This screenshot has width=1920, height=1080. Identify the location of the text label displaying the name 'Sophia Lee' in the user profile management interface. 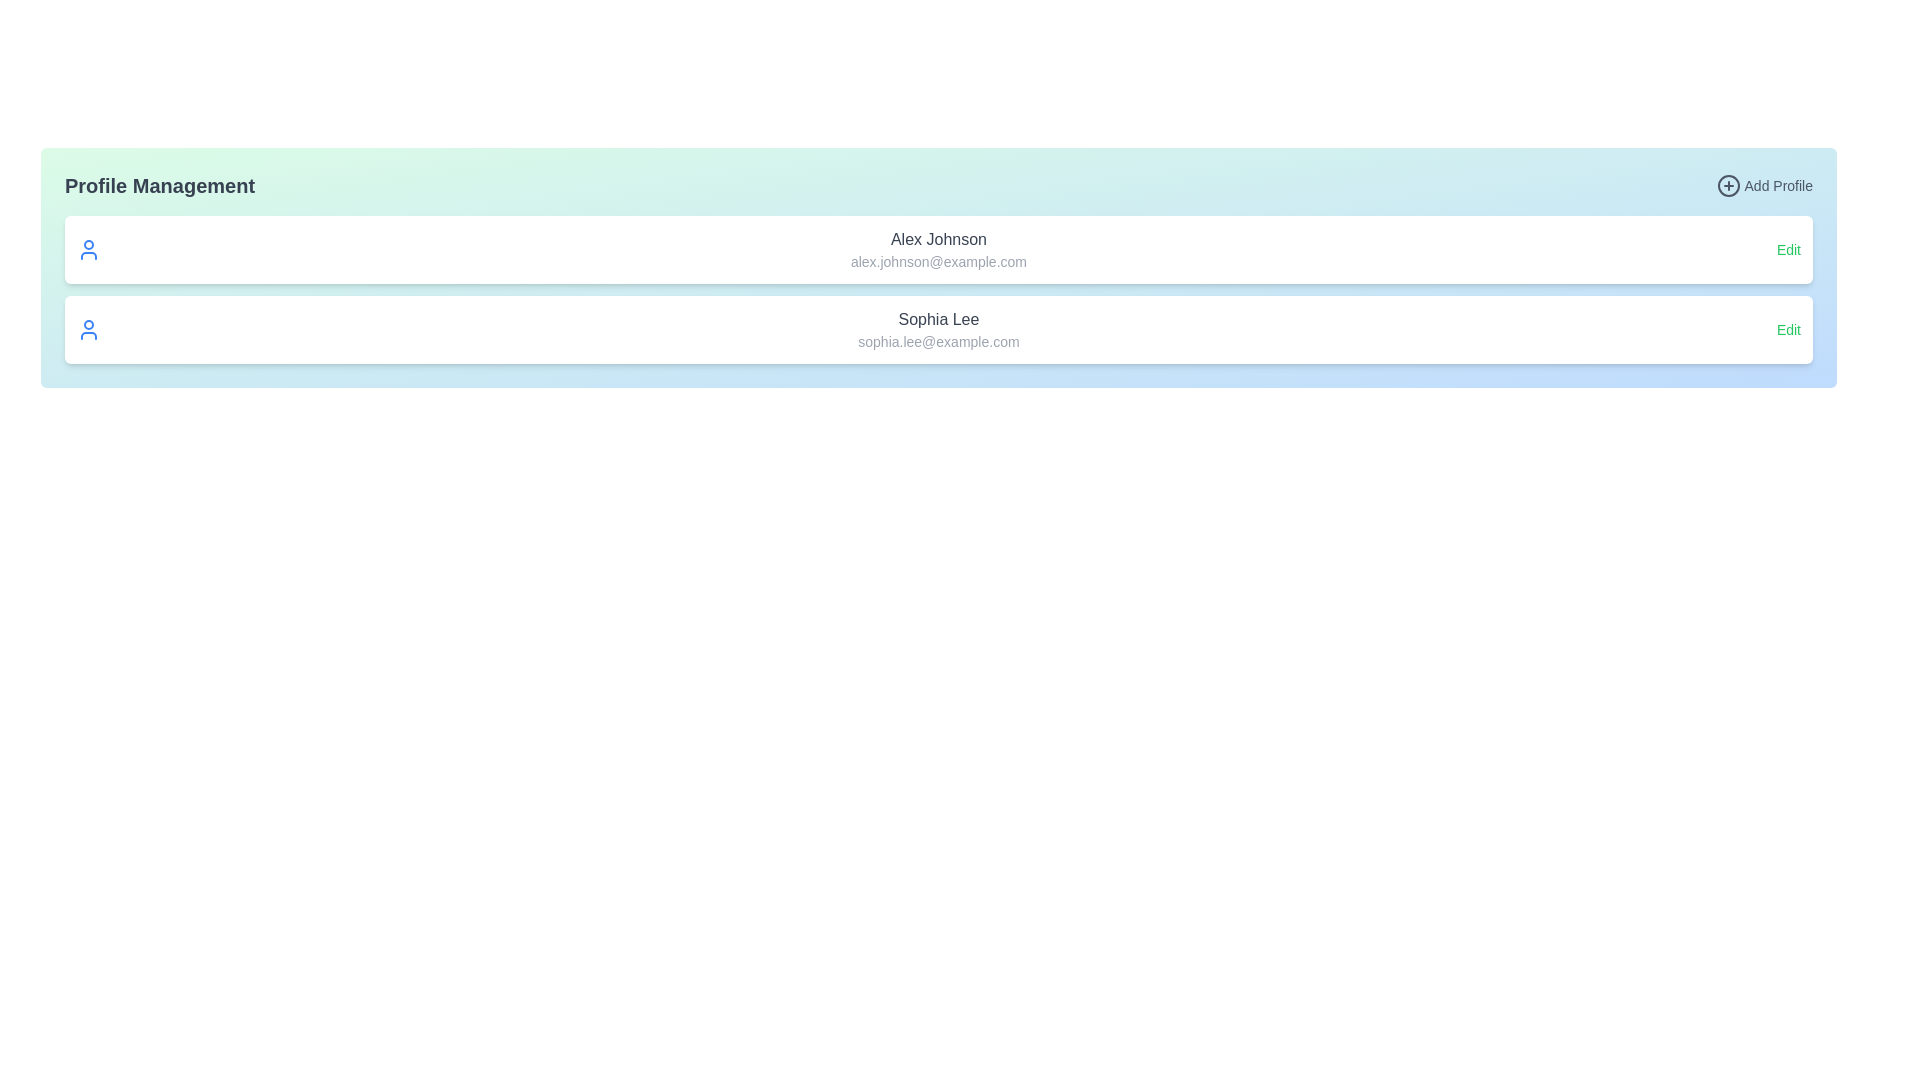
(937, 319).